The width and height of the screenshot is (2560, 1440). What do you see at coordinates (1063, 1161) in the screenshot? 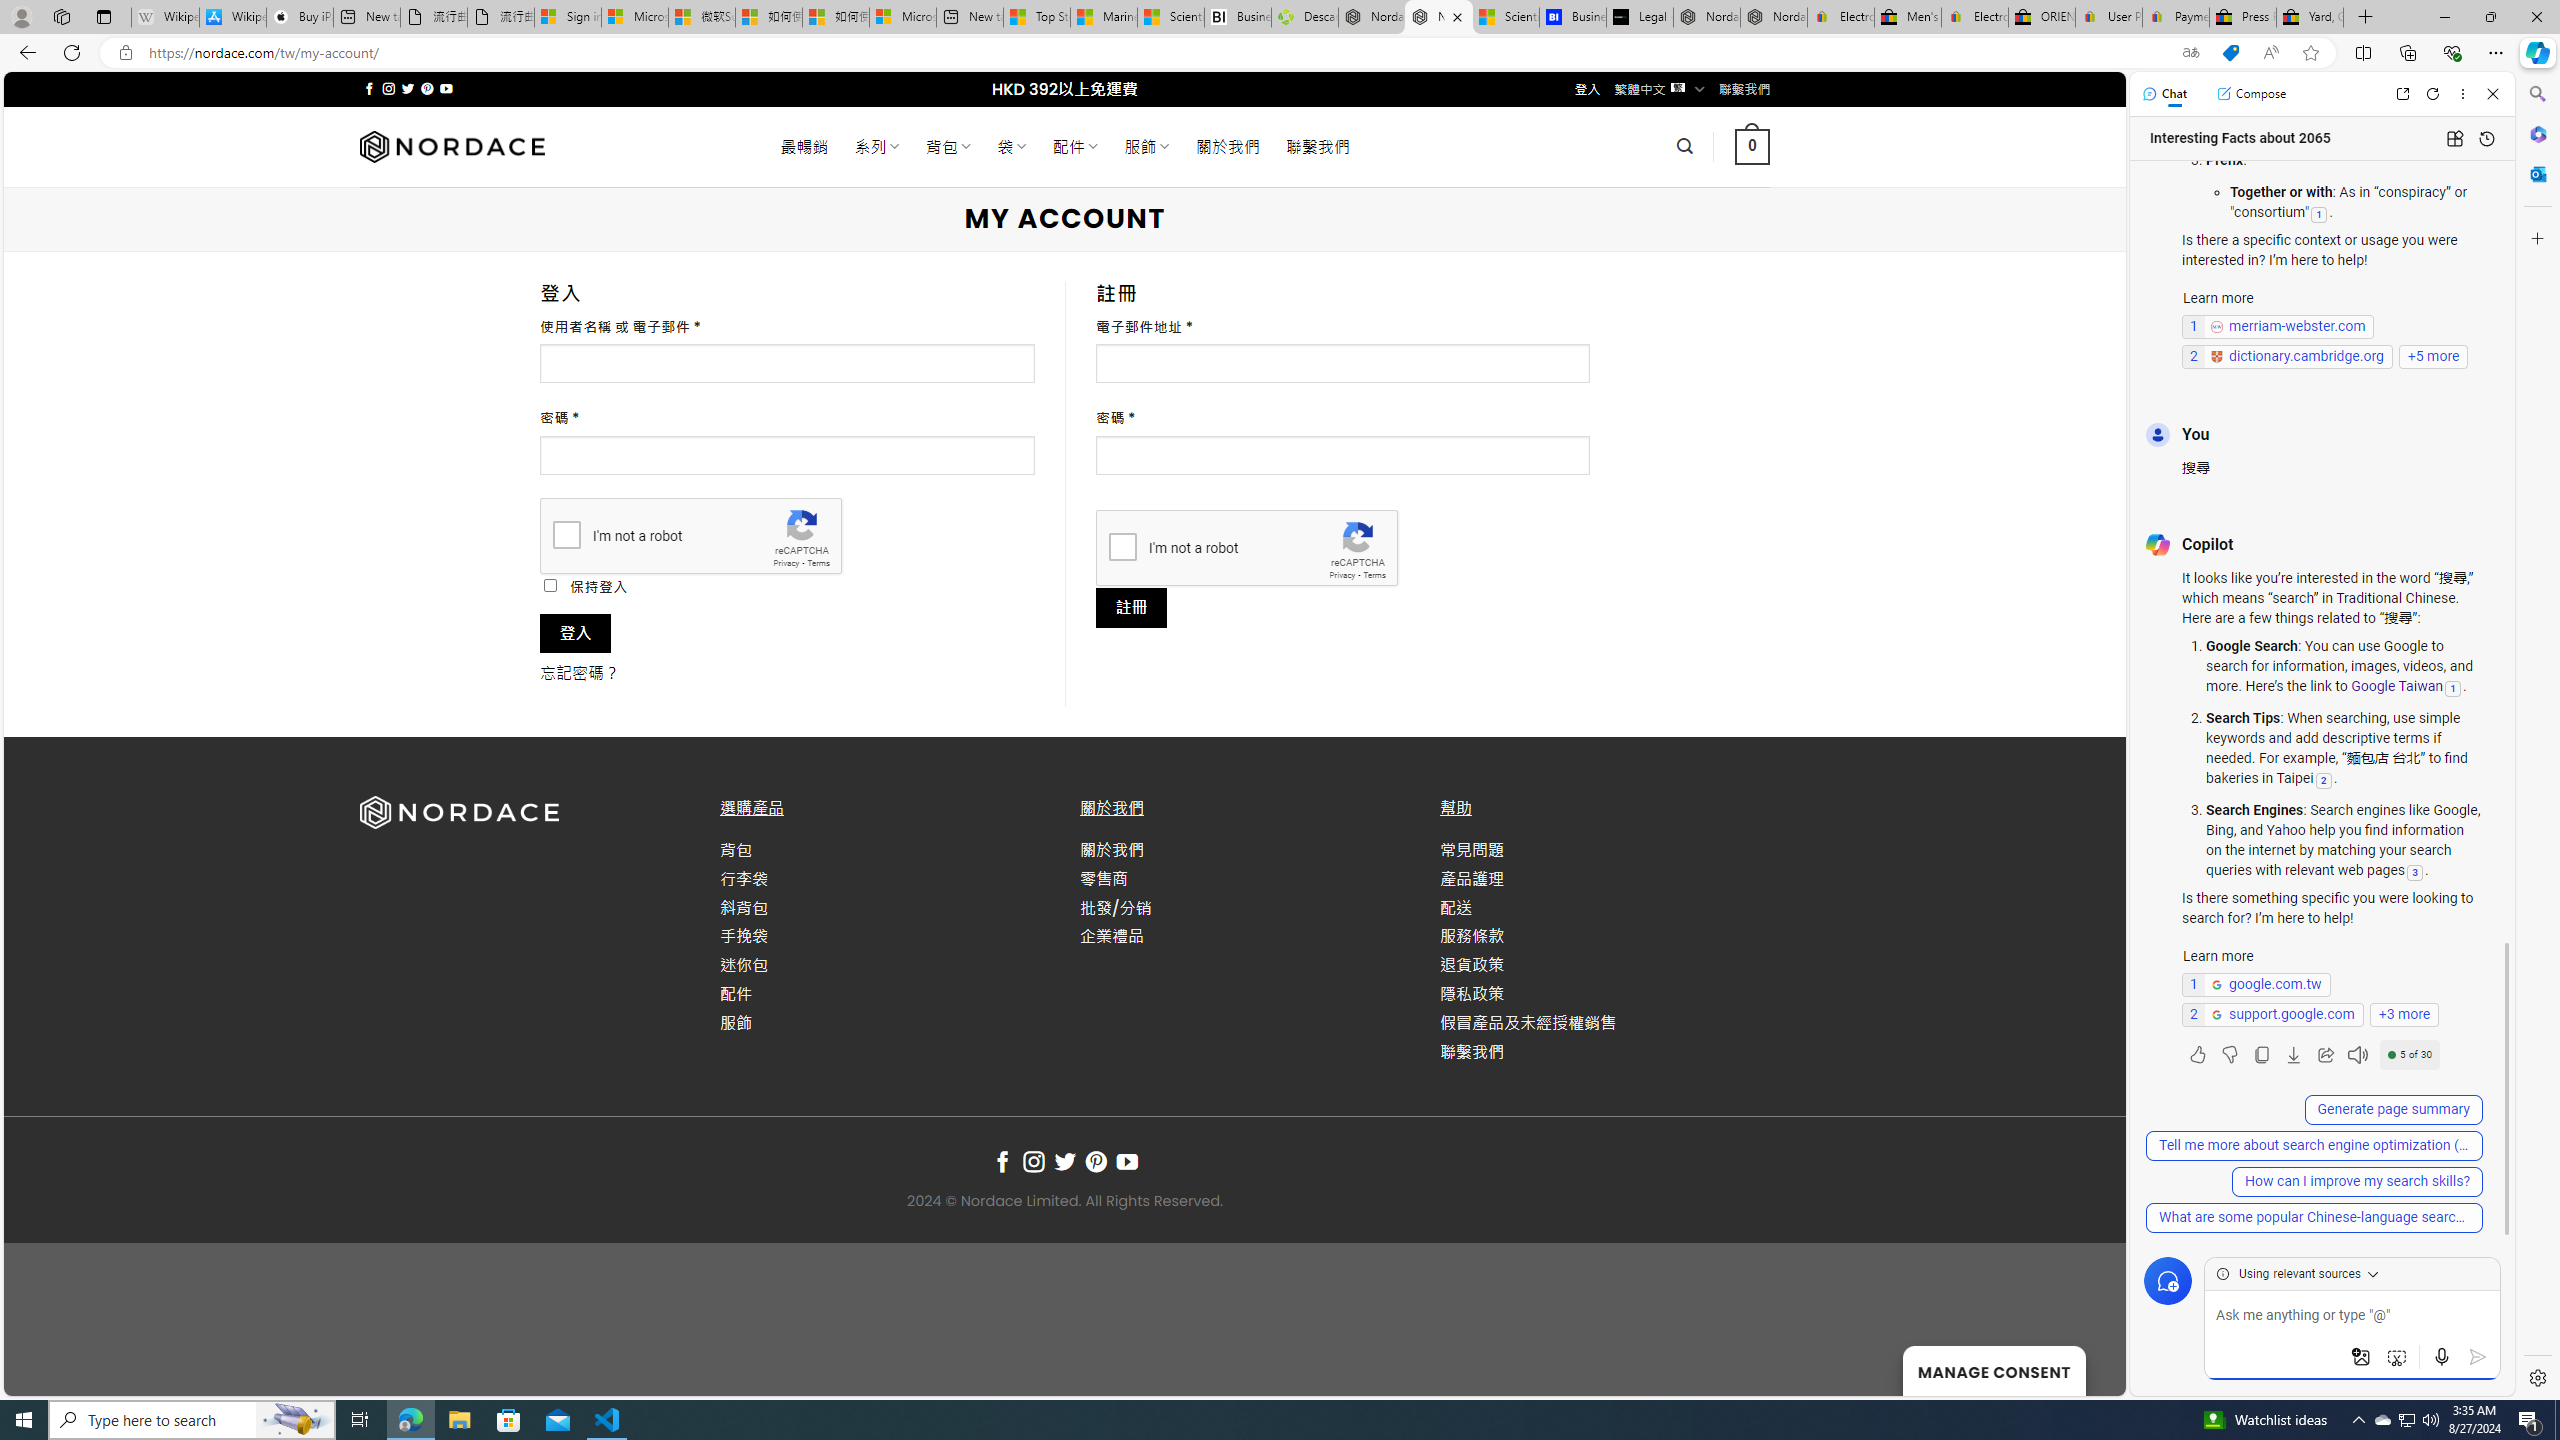
I see `'Follow on Twitter'` at bounding box center [1063, 1161].